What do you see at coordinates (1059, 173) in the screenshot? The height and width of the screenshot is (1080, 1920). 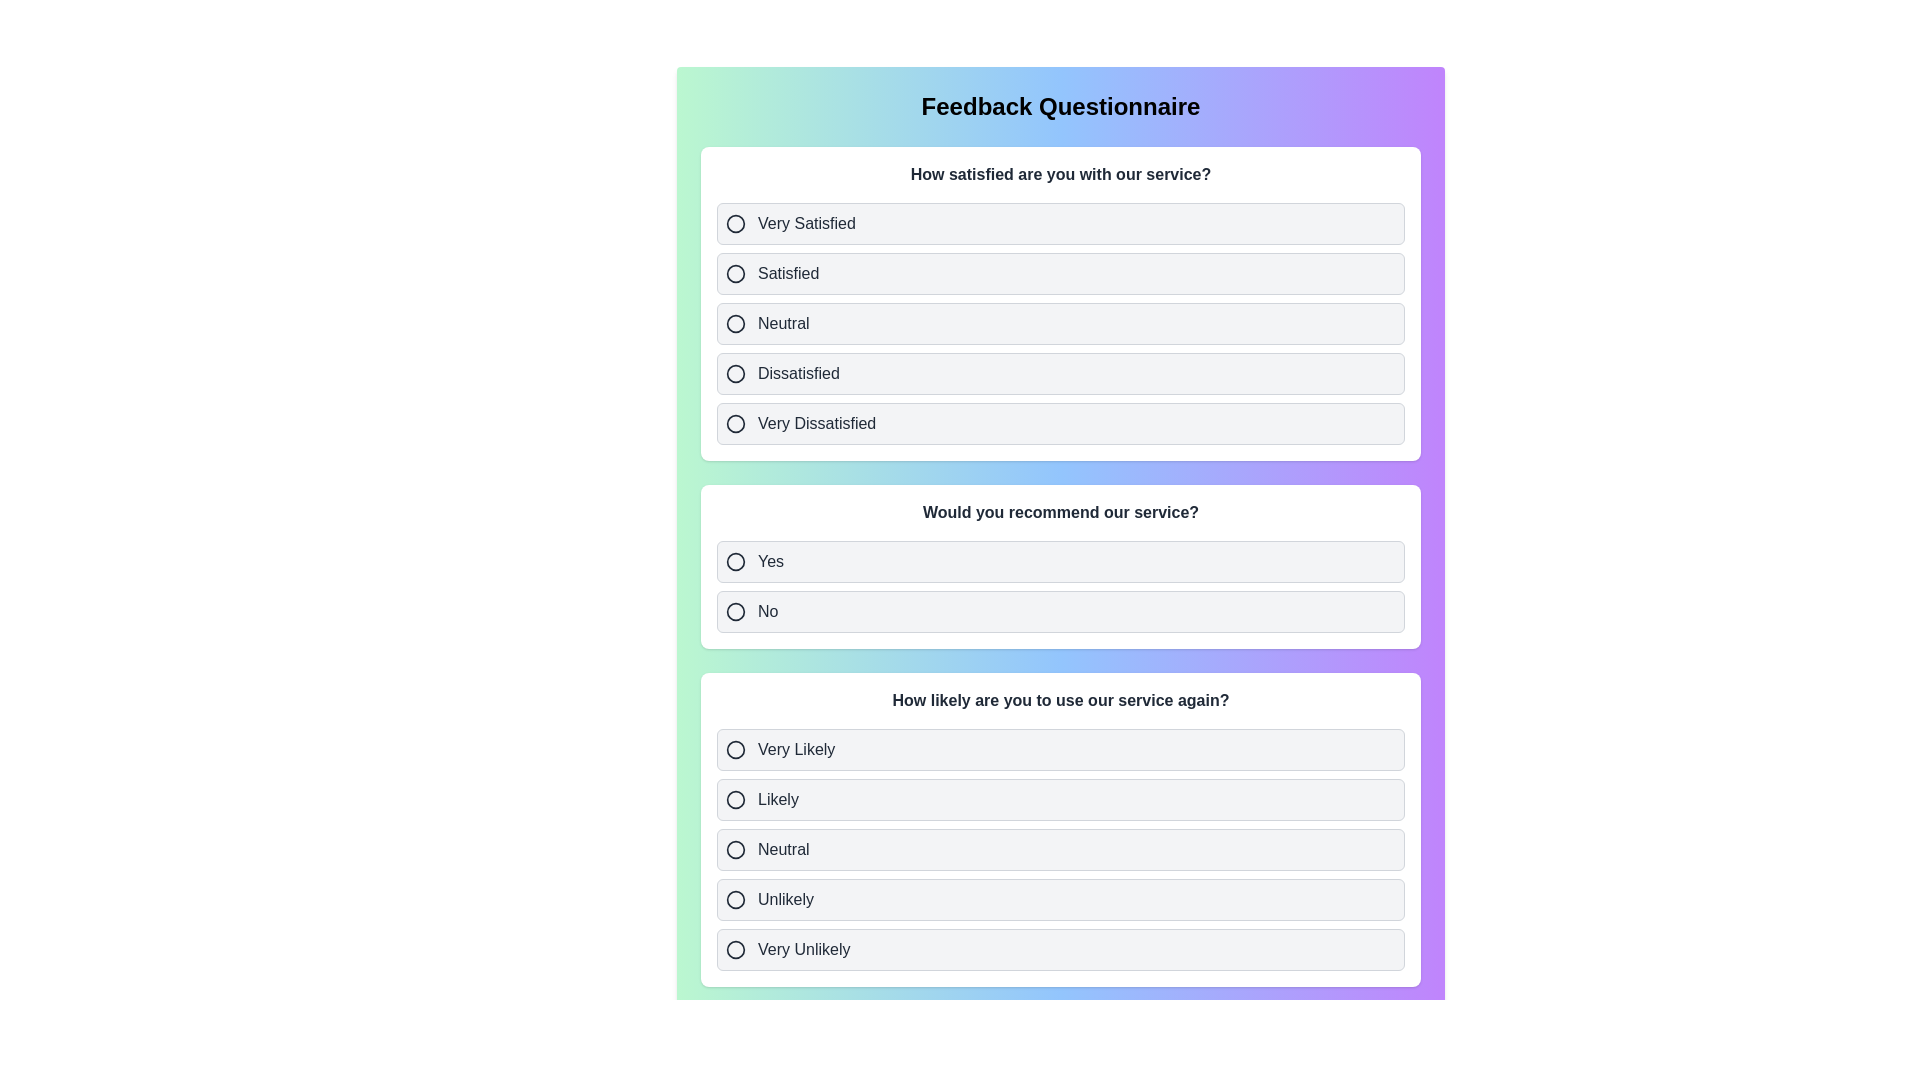 I see `the text of the question 'How satisfied are you with our service?'` at bounding box center [1059, 173].